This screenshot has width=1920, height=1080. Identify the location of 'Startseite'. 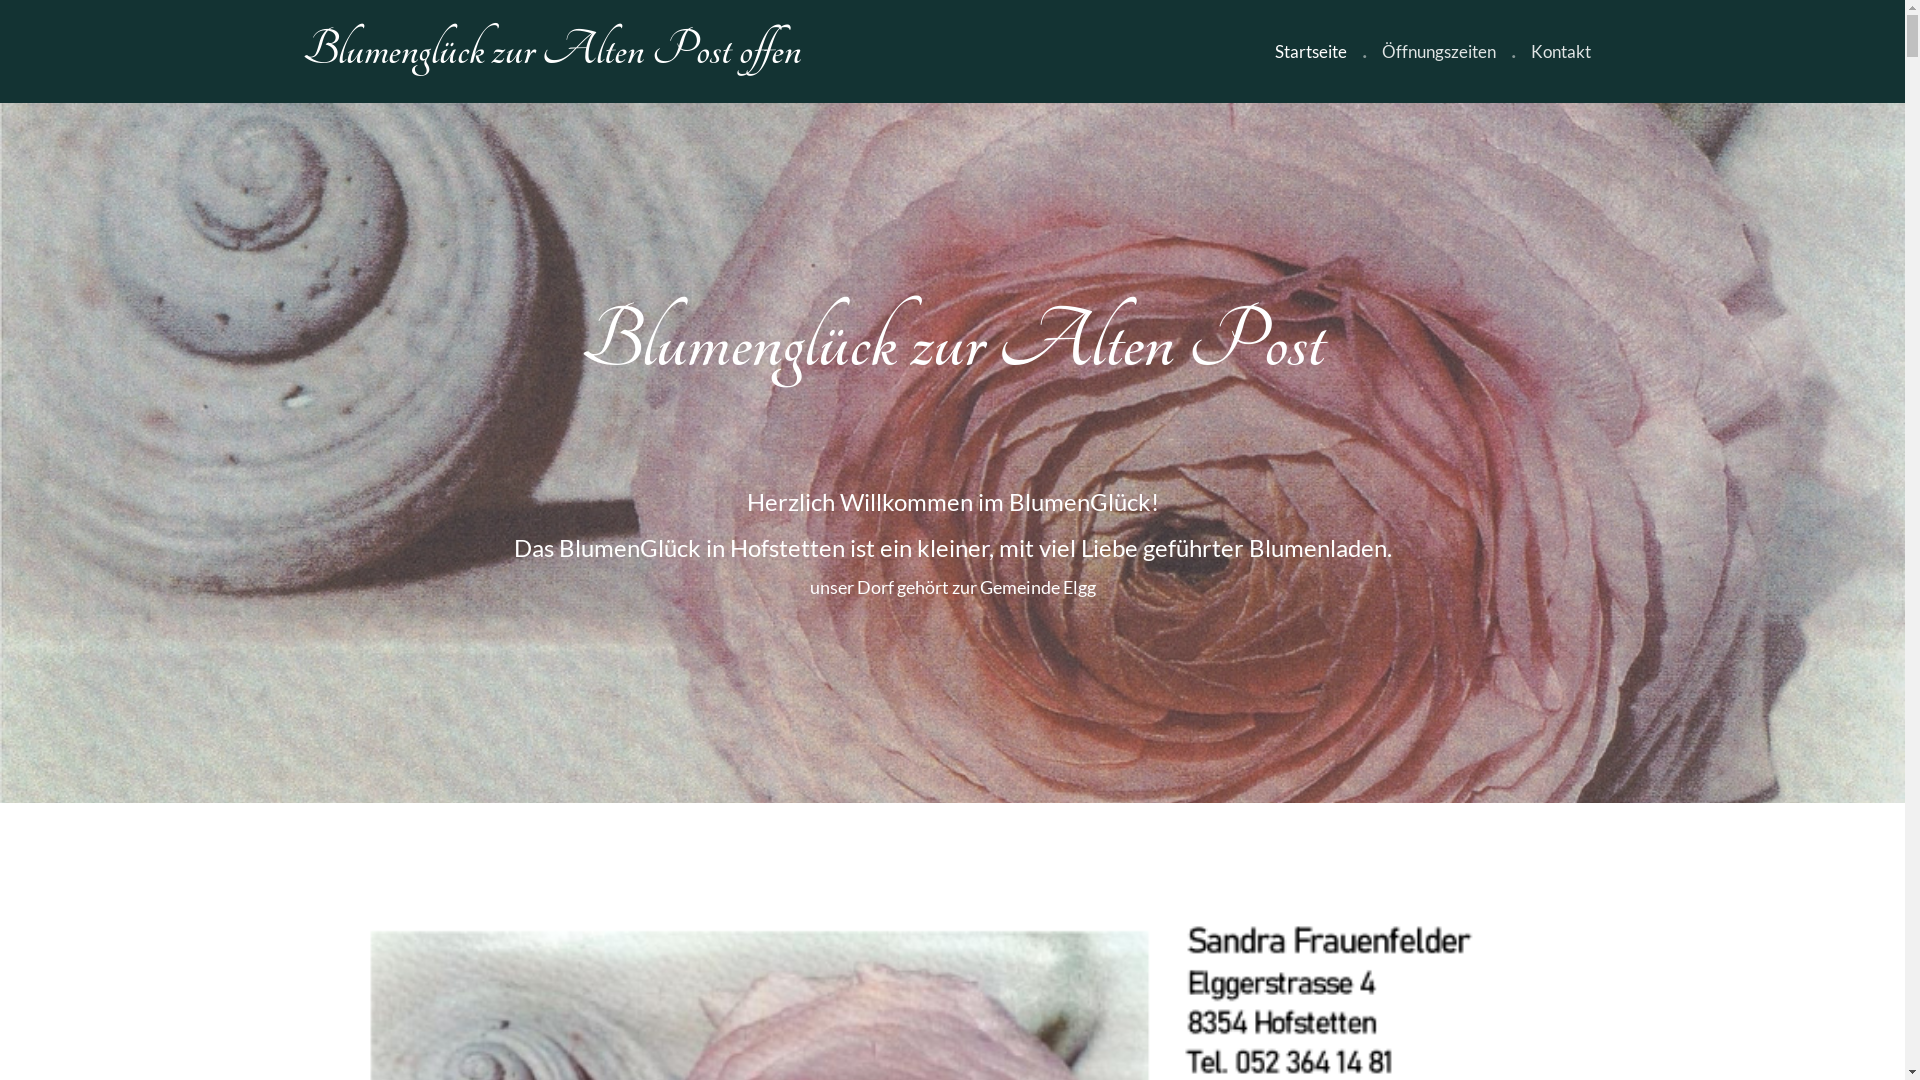
(1310, 50).